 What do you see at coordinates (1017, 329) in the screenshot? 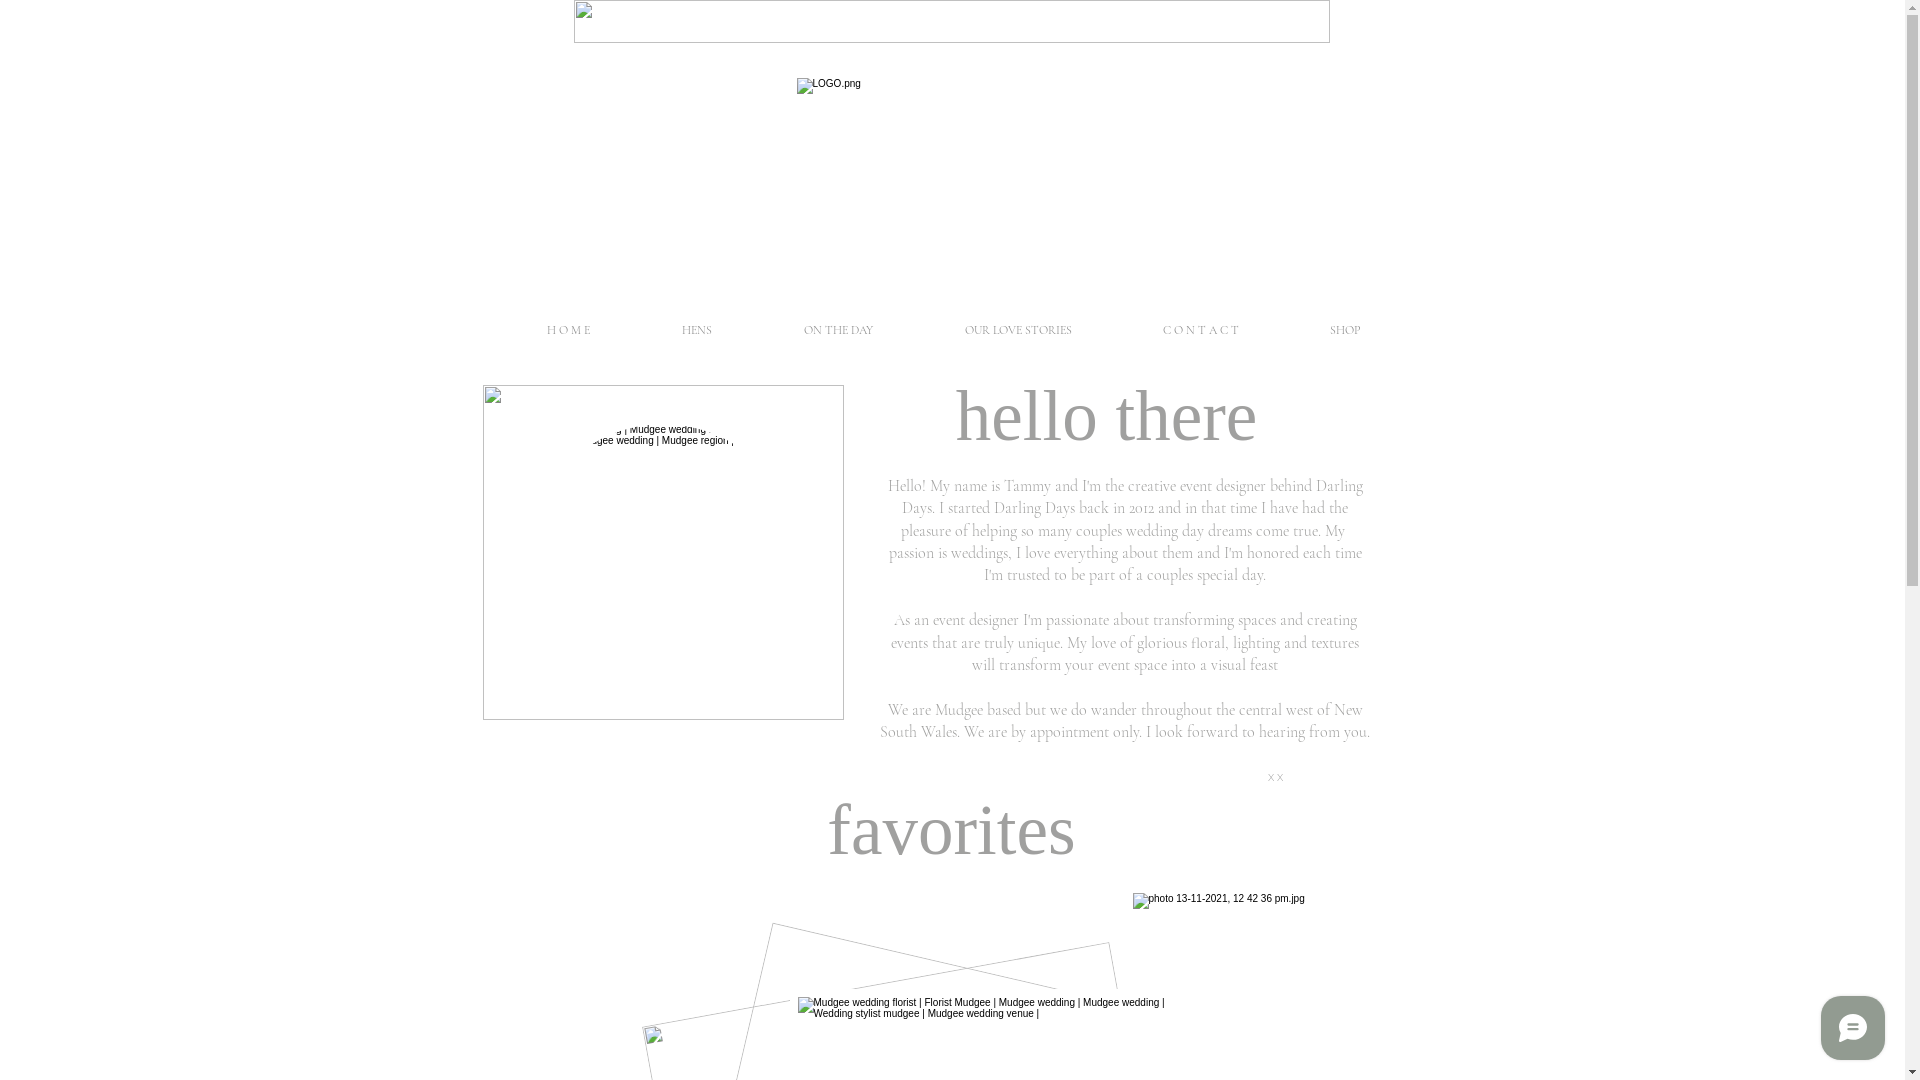
I see `'OUR LOVE STORIES'` at bounding box center [1017, 329].